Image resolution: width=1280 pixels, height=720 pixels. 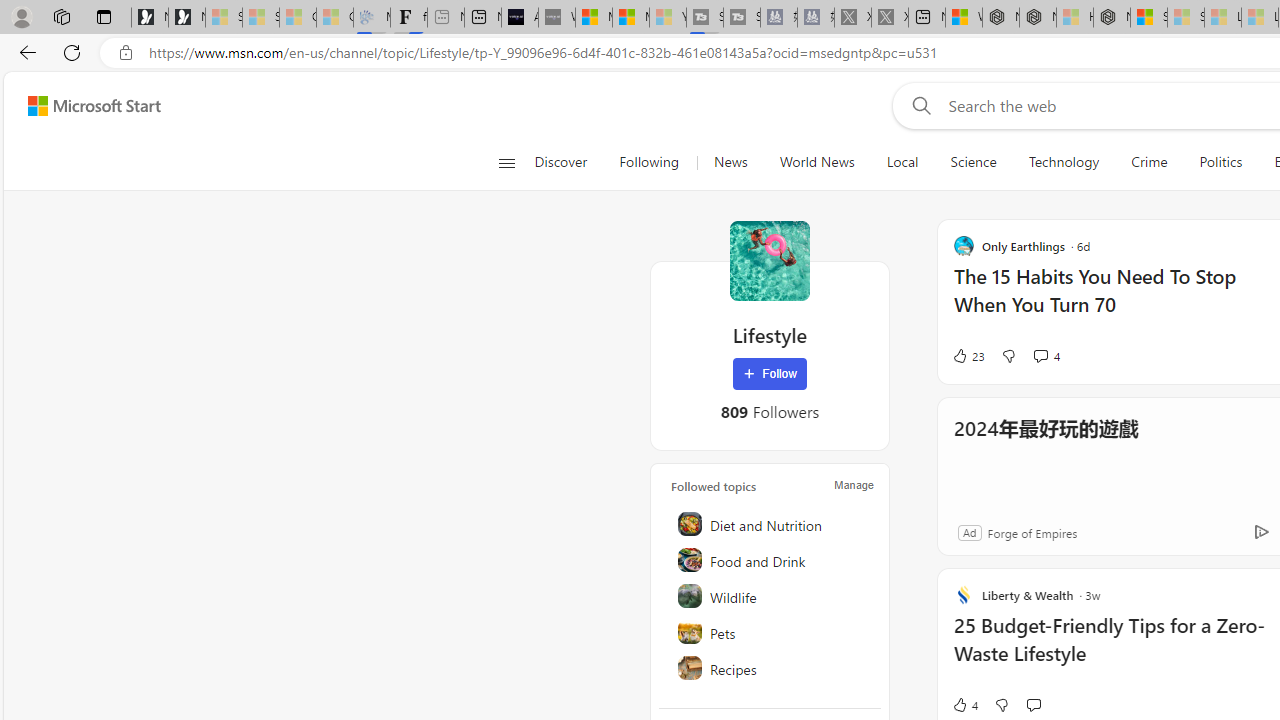 I want to click on 'X - Sleeping', so click(x=888, y=17).